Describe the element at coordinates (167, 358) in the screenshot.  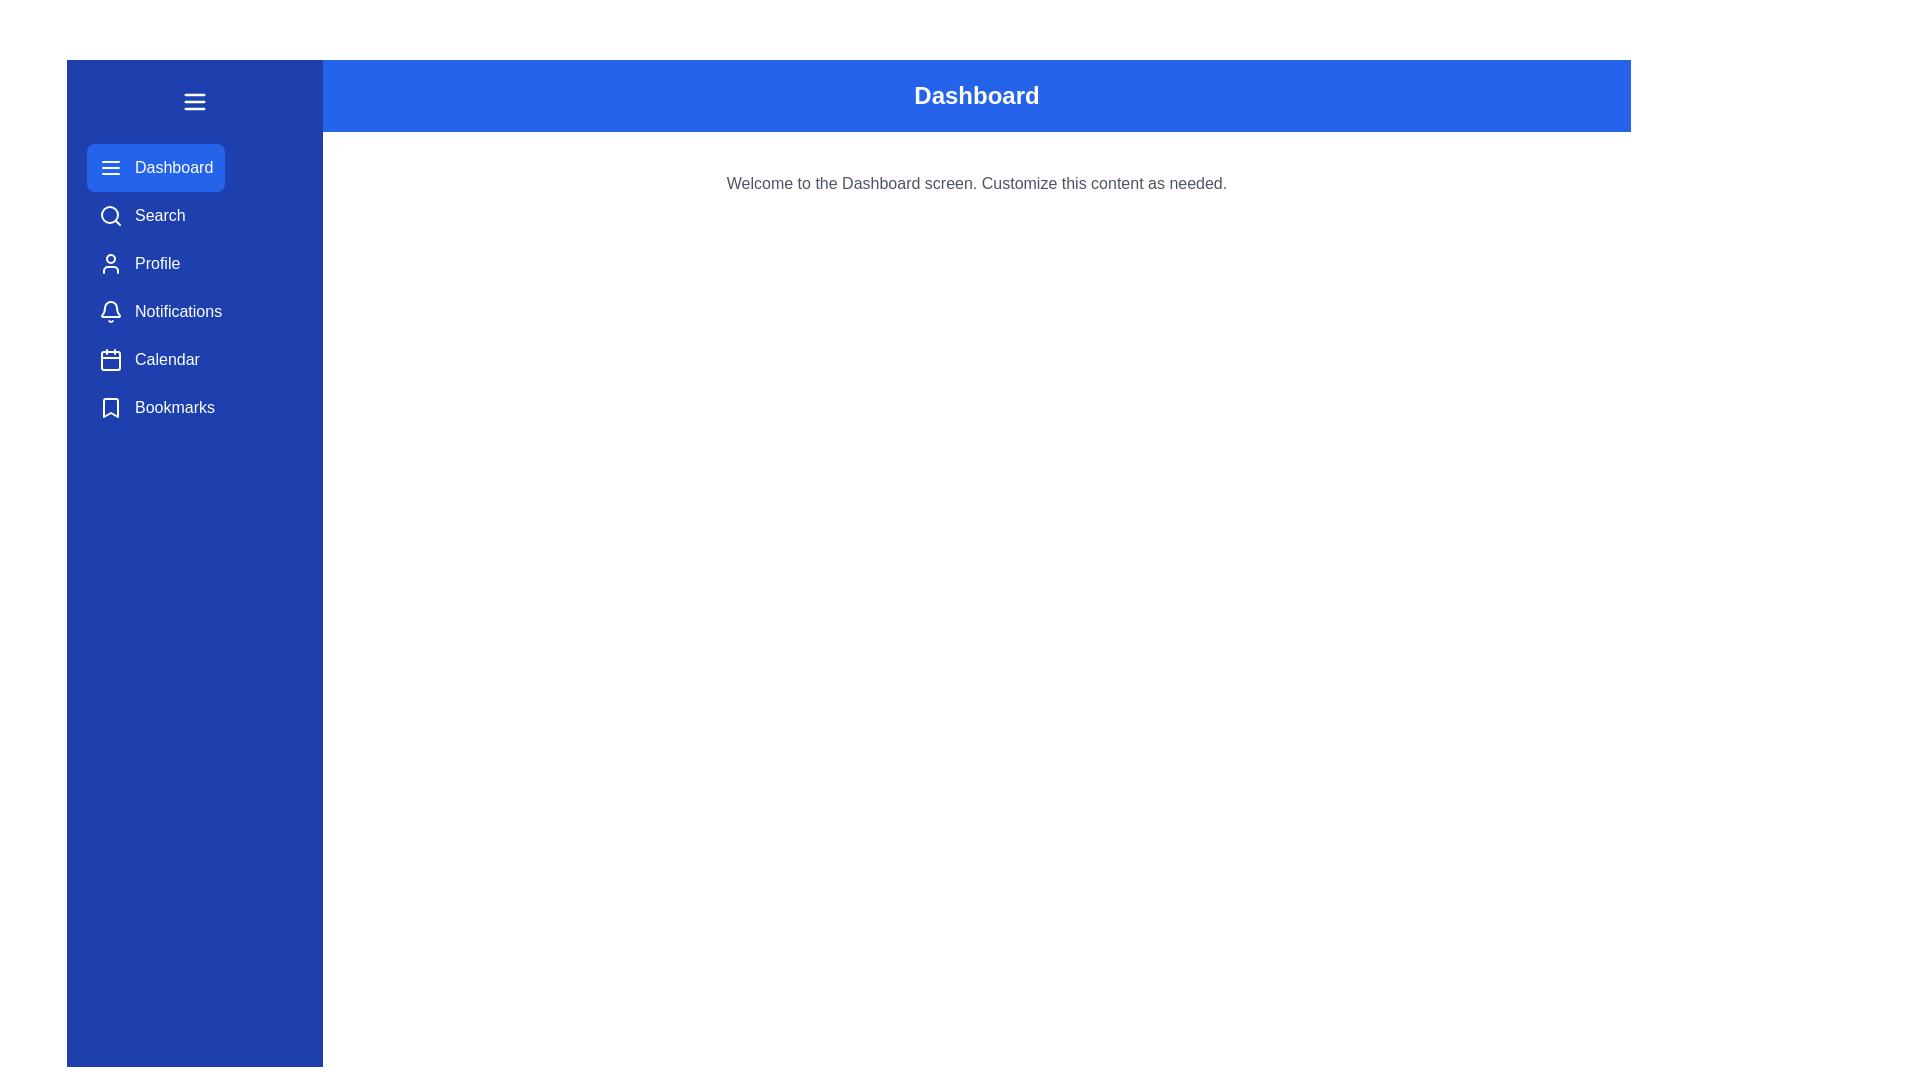
I see `'Calendar' text label located in the left vertical navigation bar, which is the fifth entry and is displayed in white font on a blue background` at that location.